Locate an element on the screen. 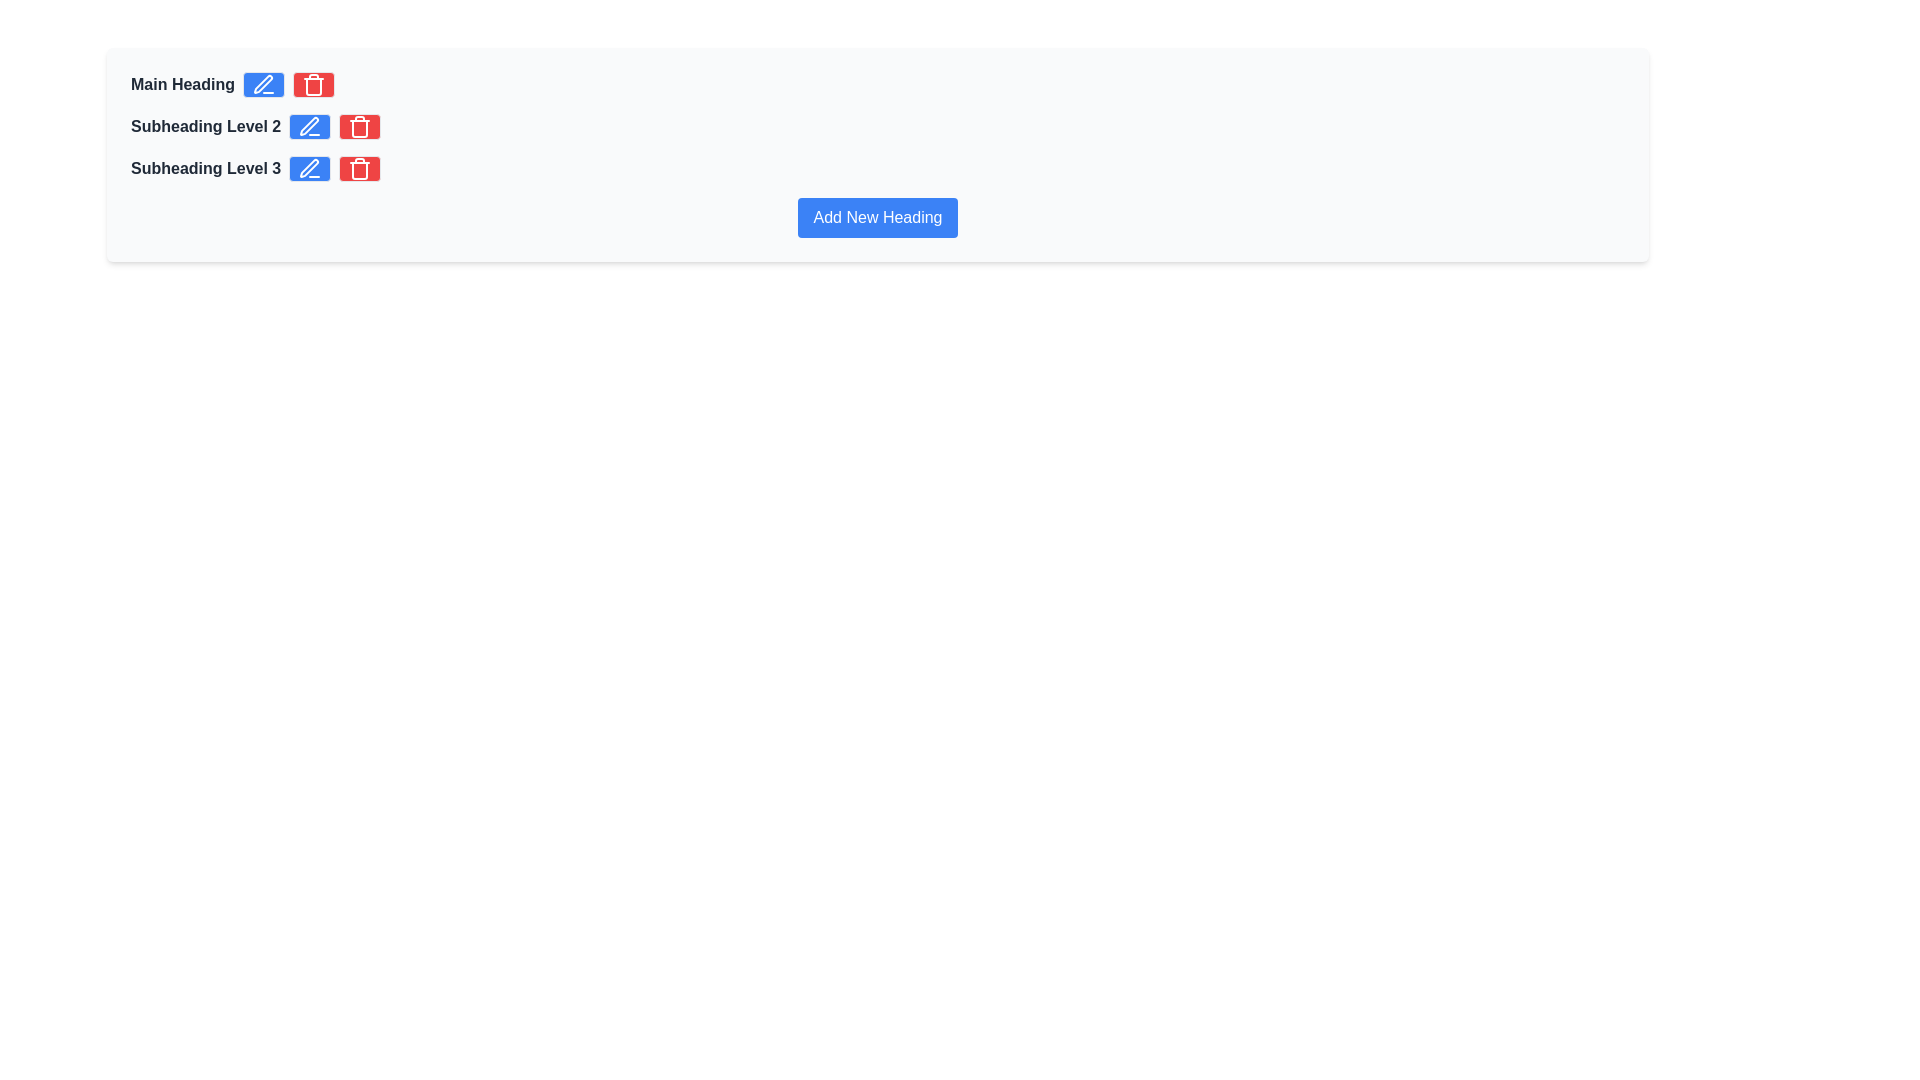 Image resolution: width=1920 pixels, height=1080 pixels. the edit icon button located in the second block (Subheading Level 2) of the vertical list, positioned first to the right of the label text, to initiate the edit action is located at coordinates (309, 127).